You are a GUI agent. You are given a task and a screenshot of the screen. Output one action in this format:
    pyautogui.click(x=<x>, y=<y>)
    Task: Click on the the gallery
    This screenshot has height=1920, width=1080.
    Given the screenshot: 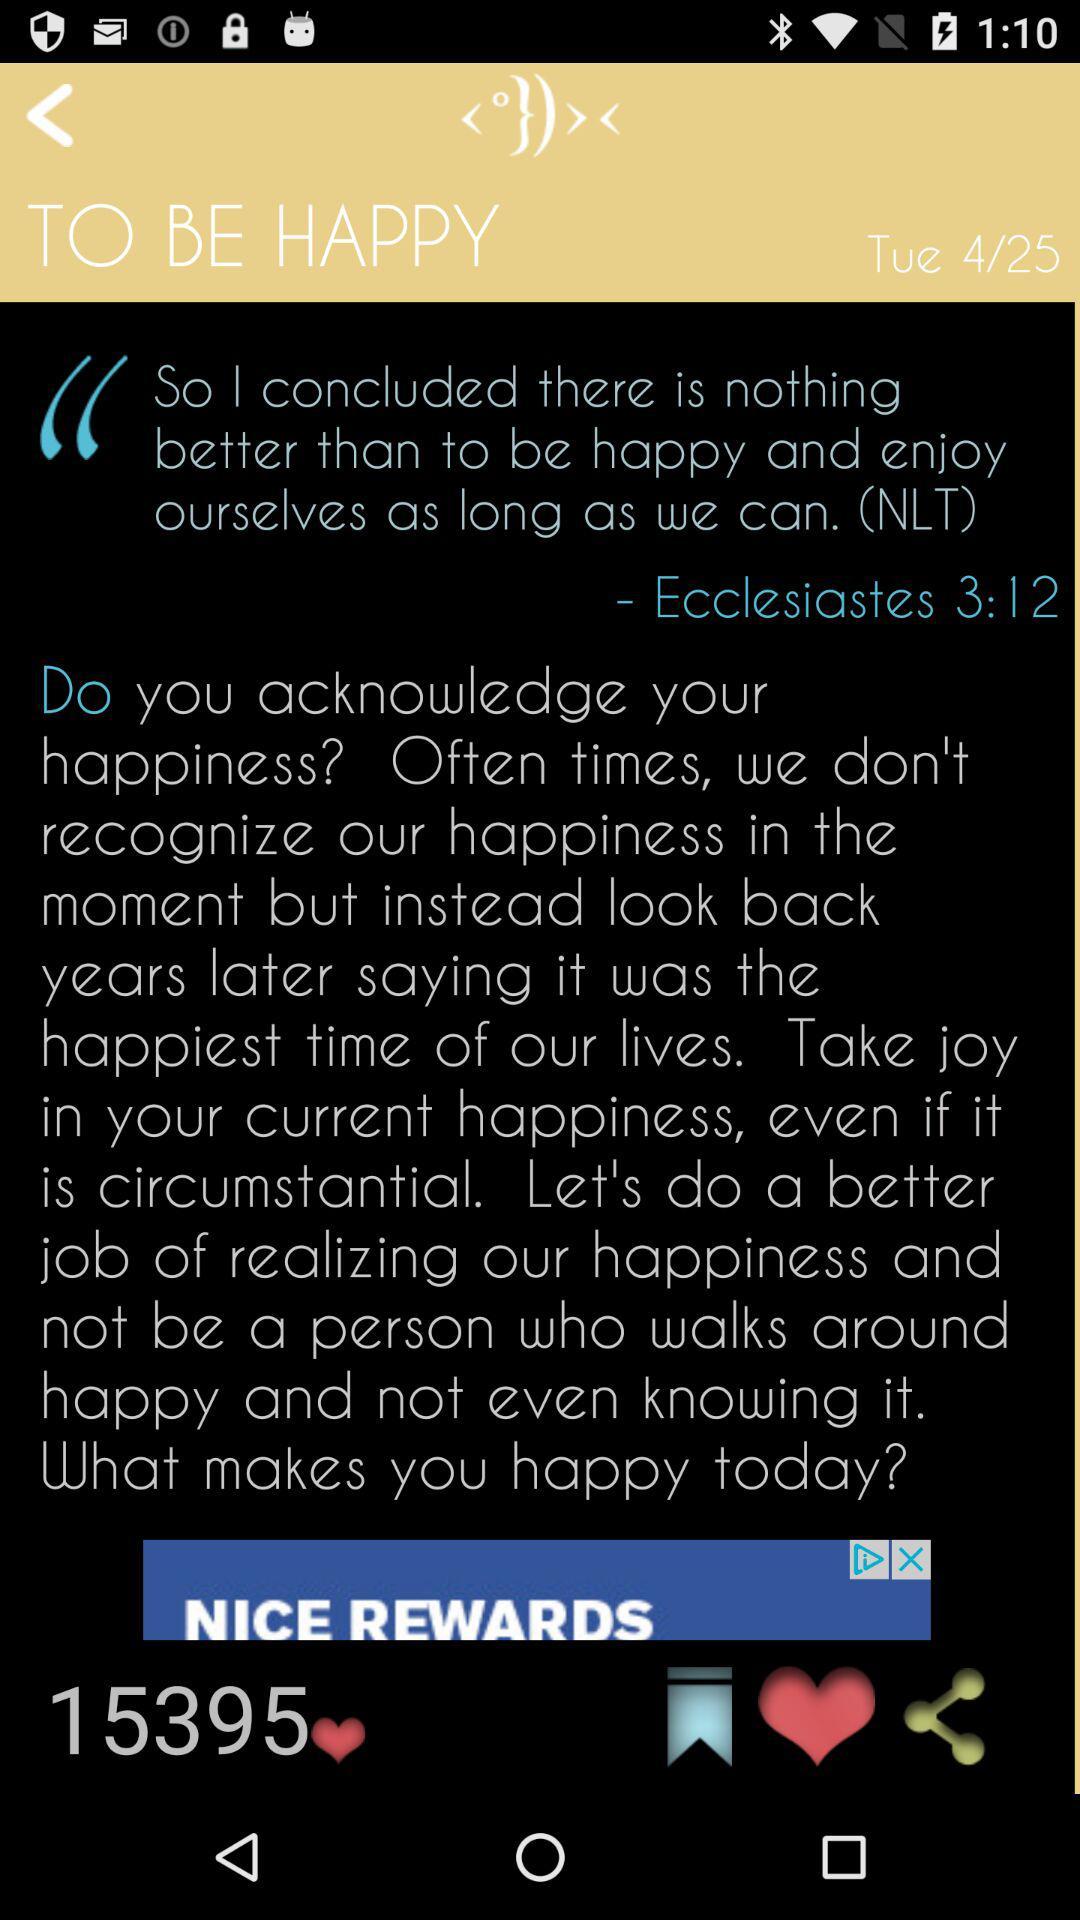 What is the action you would take?
    pyautogui.click(x=698, y=1716)
    